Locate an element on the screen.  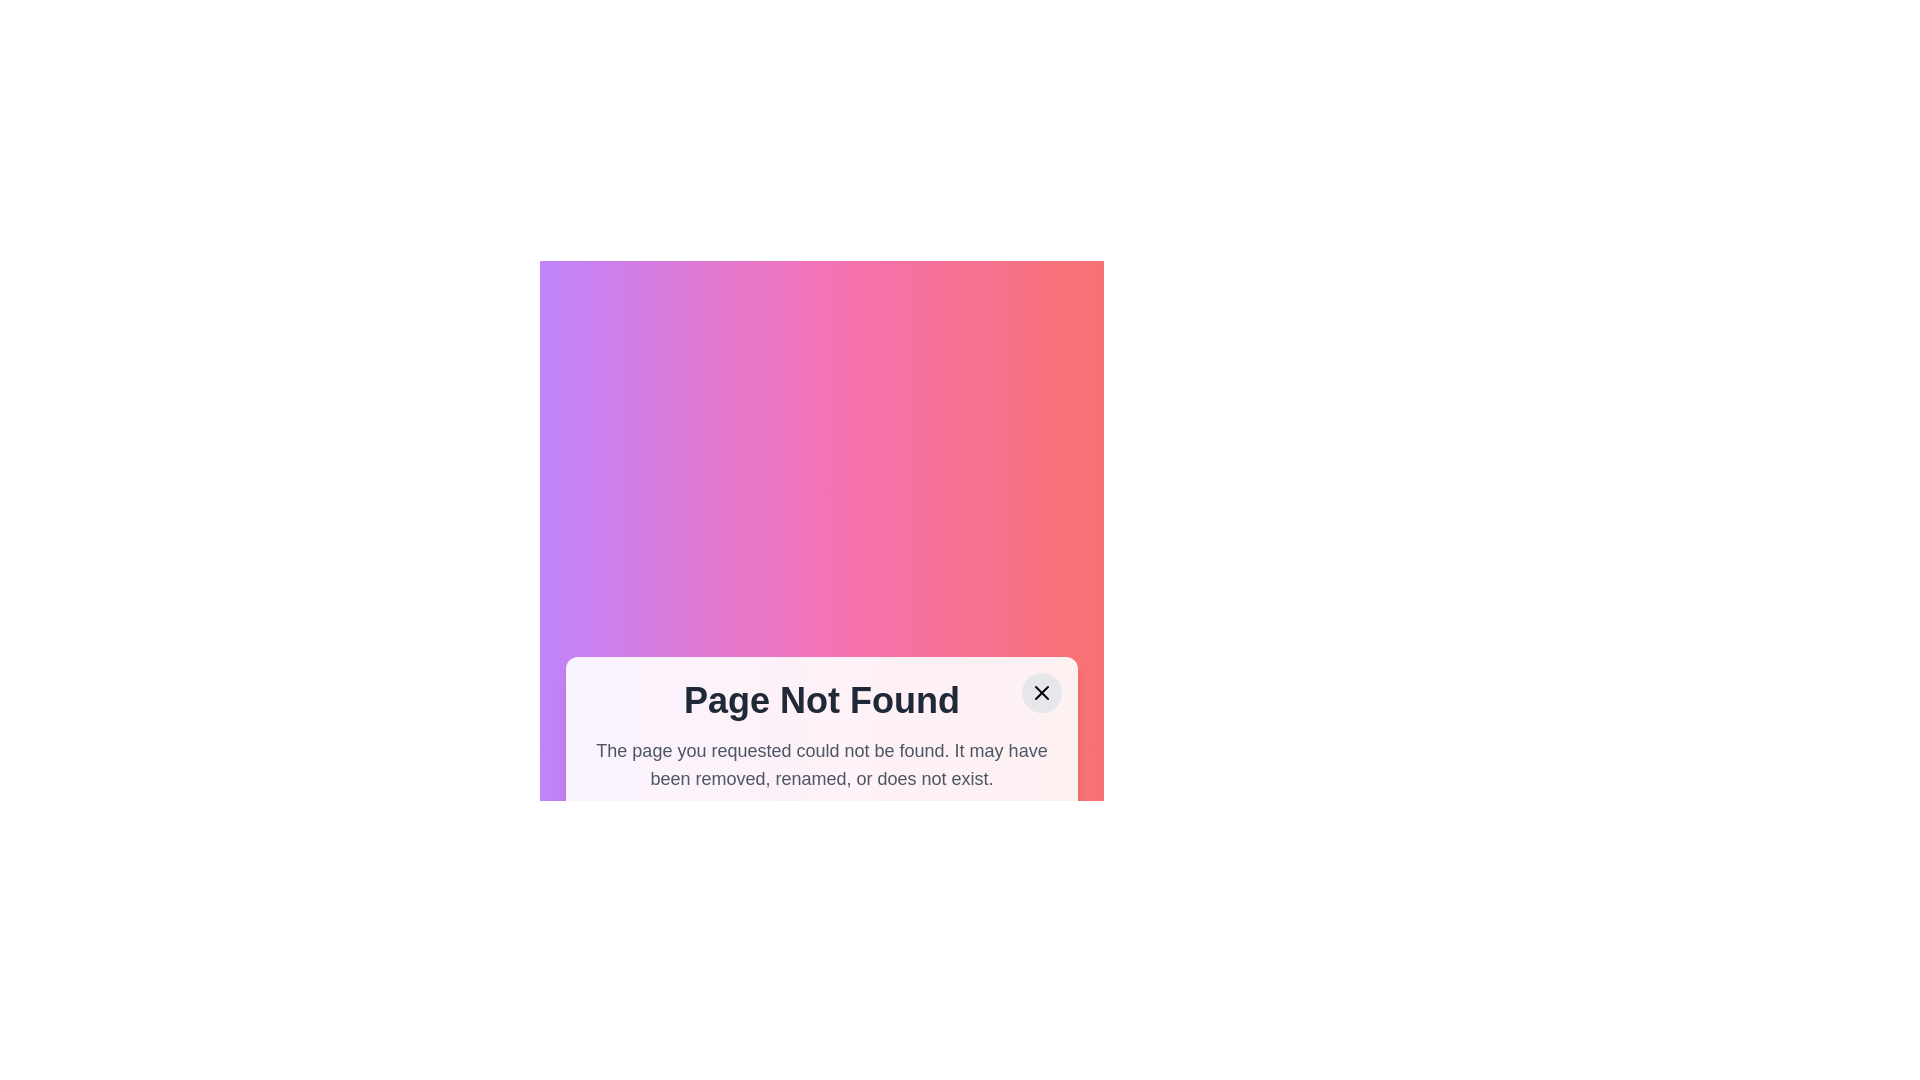
information presented in the modal dialog box that indicates a missing or inaccessible page and provides navigation options is located at coordinates (821, 766).